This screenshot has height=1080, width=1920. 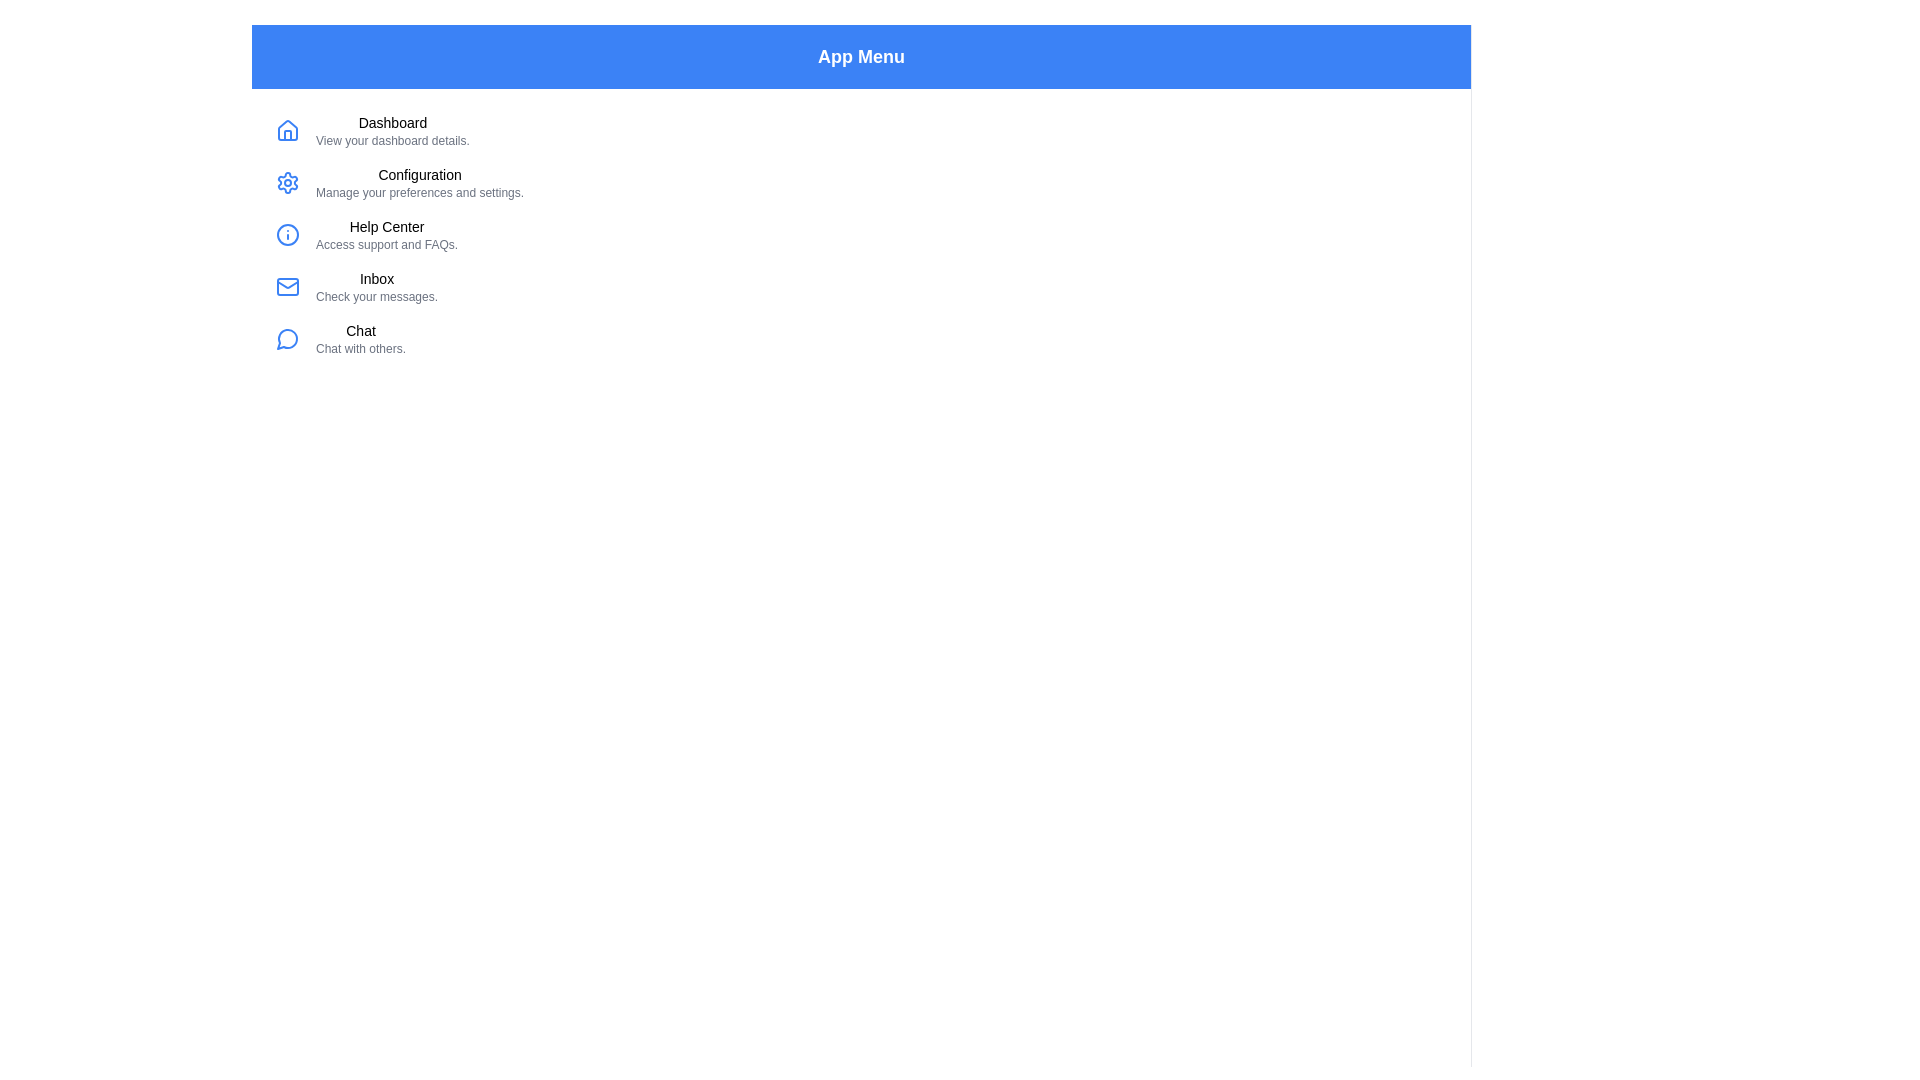 What do you see at coordinates (287, 234) in the screenshot?
I see `the SVG Icon (information symbol) associated with the 'Help Center' menu entry, which serves as a visual indicator for accessing help or support resources` at bounding box center [287, 234].